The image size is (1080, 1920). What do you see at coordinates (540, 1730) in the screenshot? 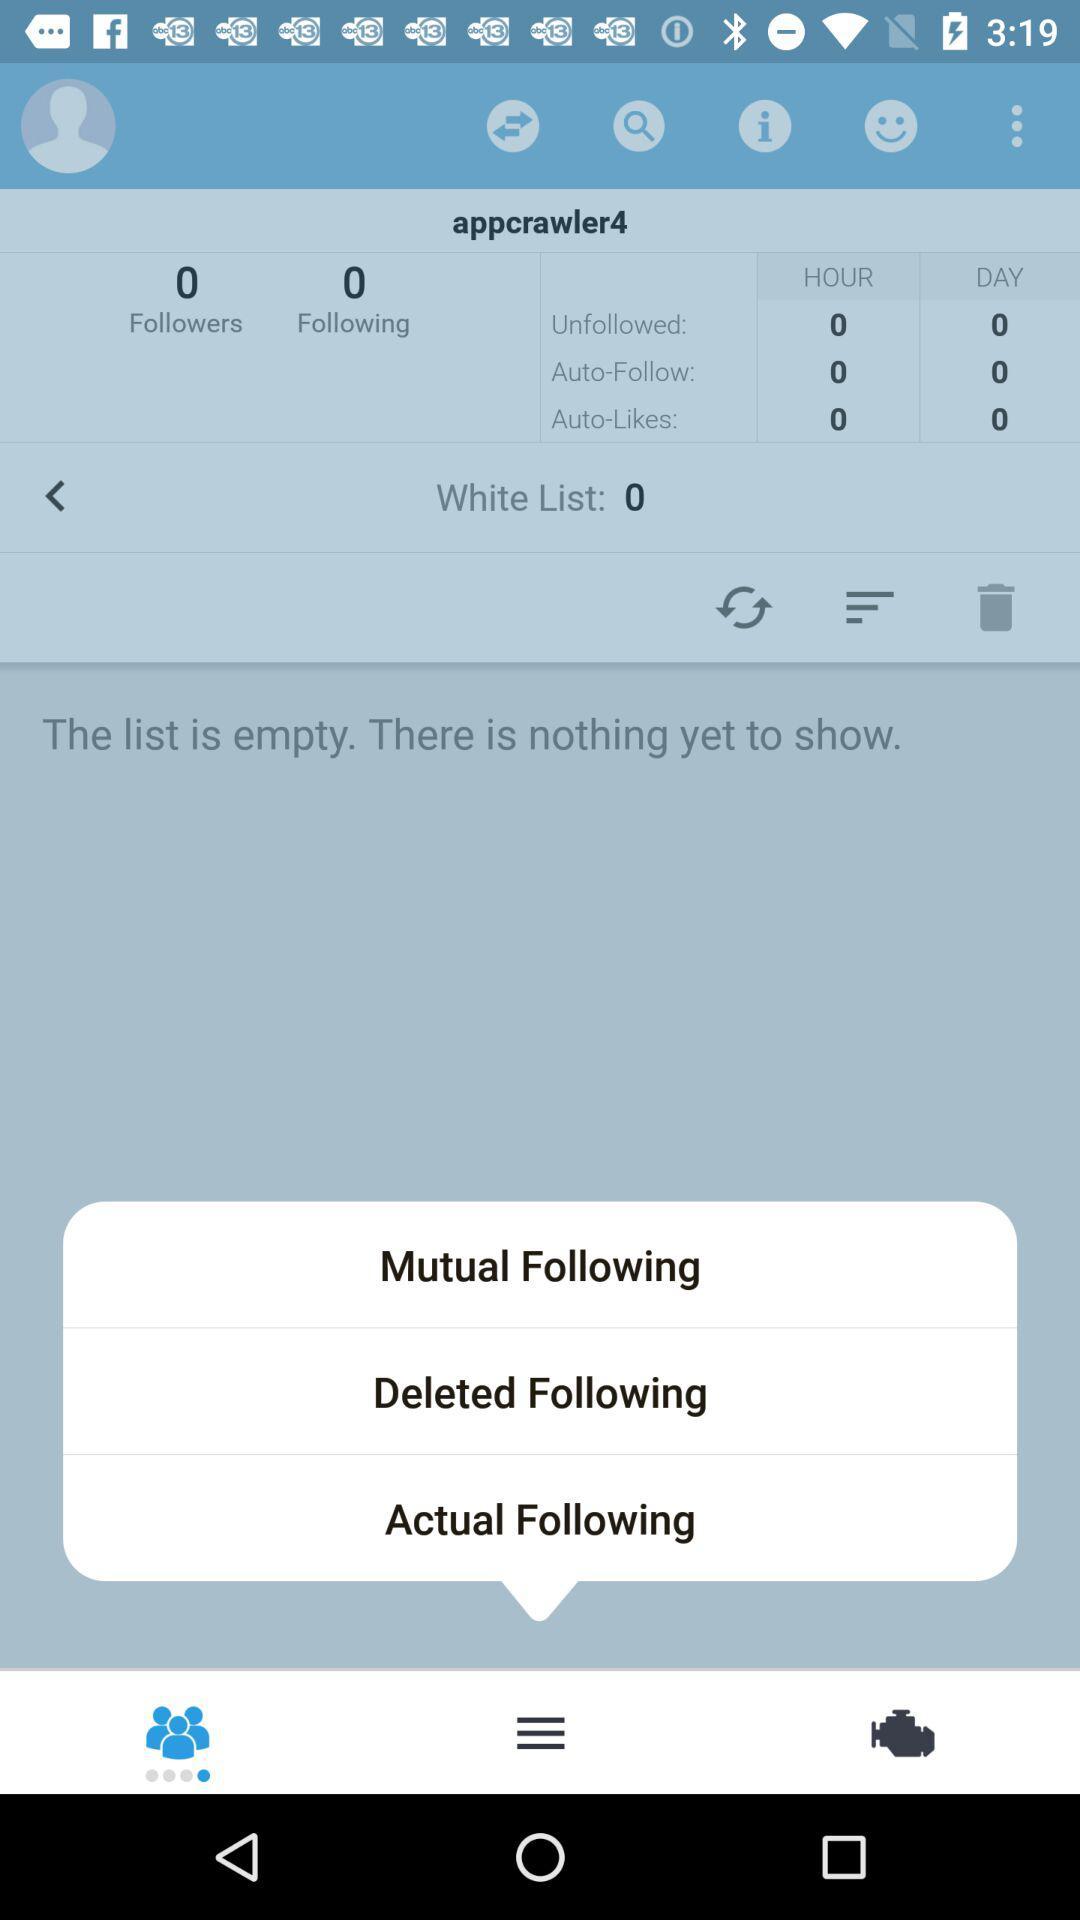
I see `the more icon` at bounding box center [540, 1730].